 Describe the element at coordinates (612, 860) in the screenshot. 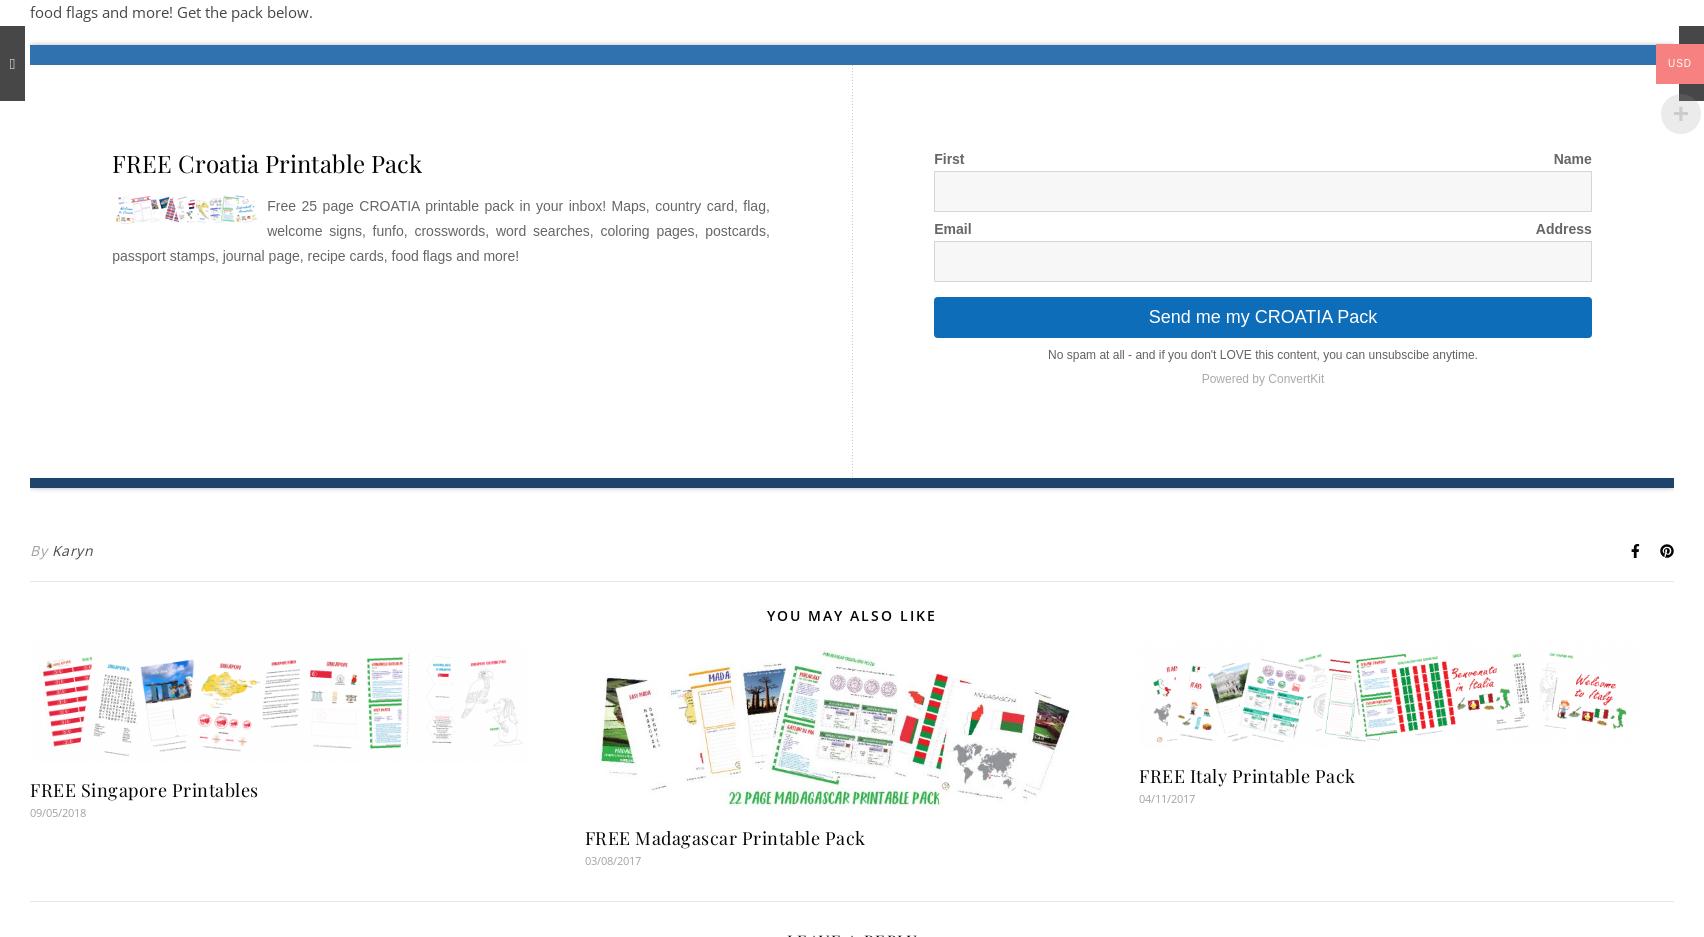

I see `'03/08/2017'` at that location.